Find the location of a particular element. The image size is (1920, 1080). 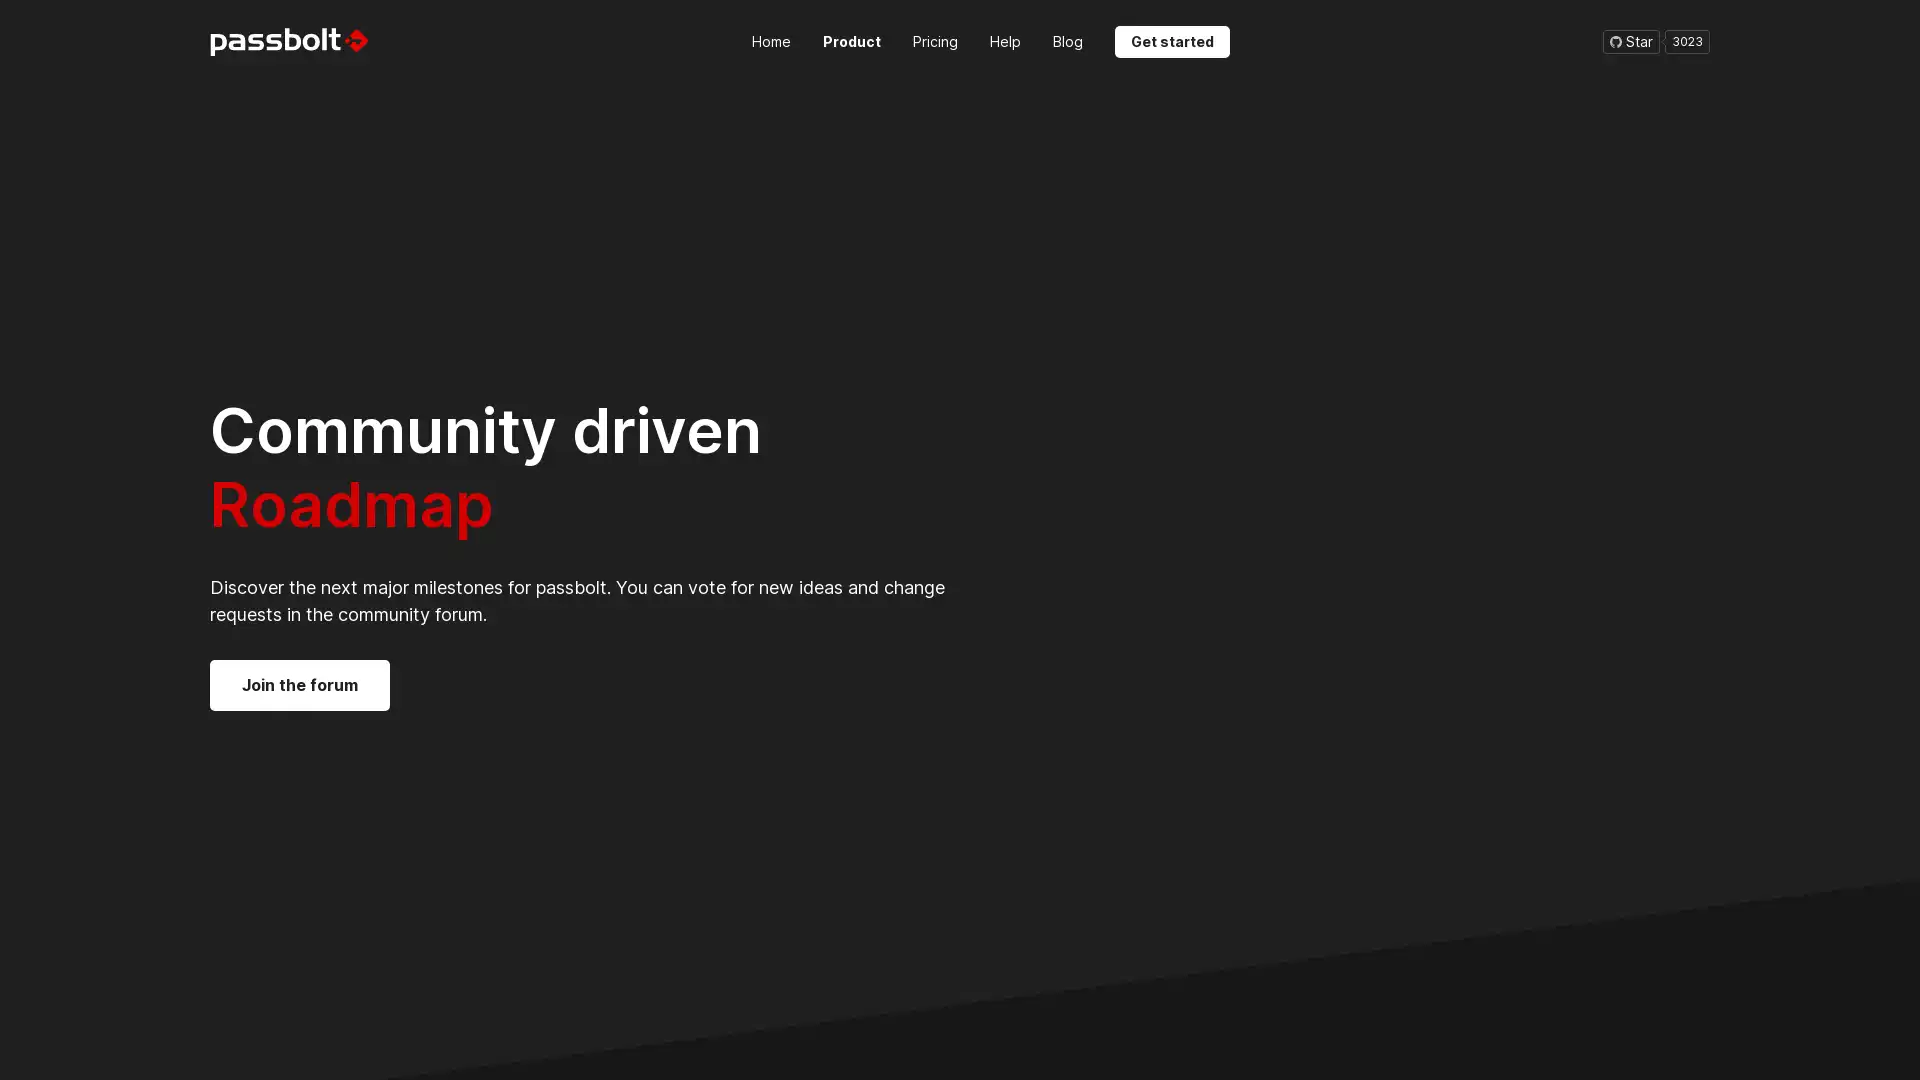

Join the forum is located at coordinates (298, 684).